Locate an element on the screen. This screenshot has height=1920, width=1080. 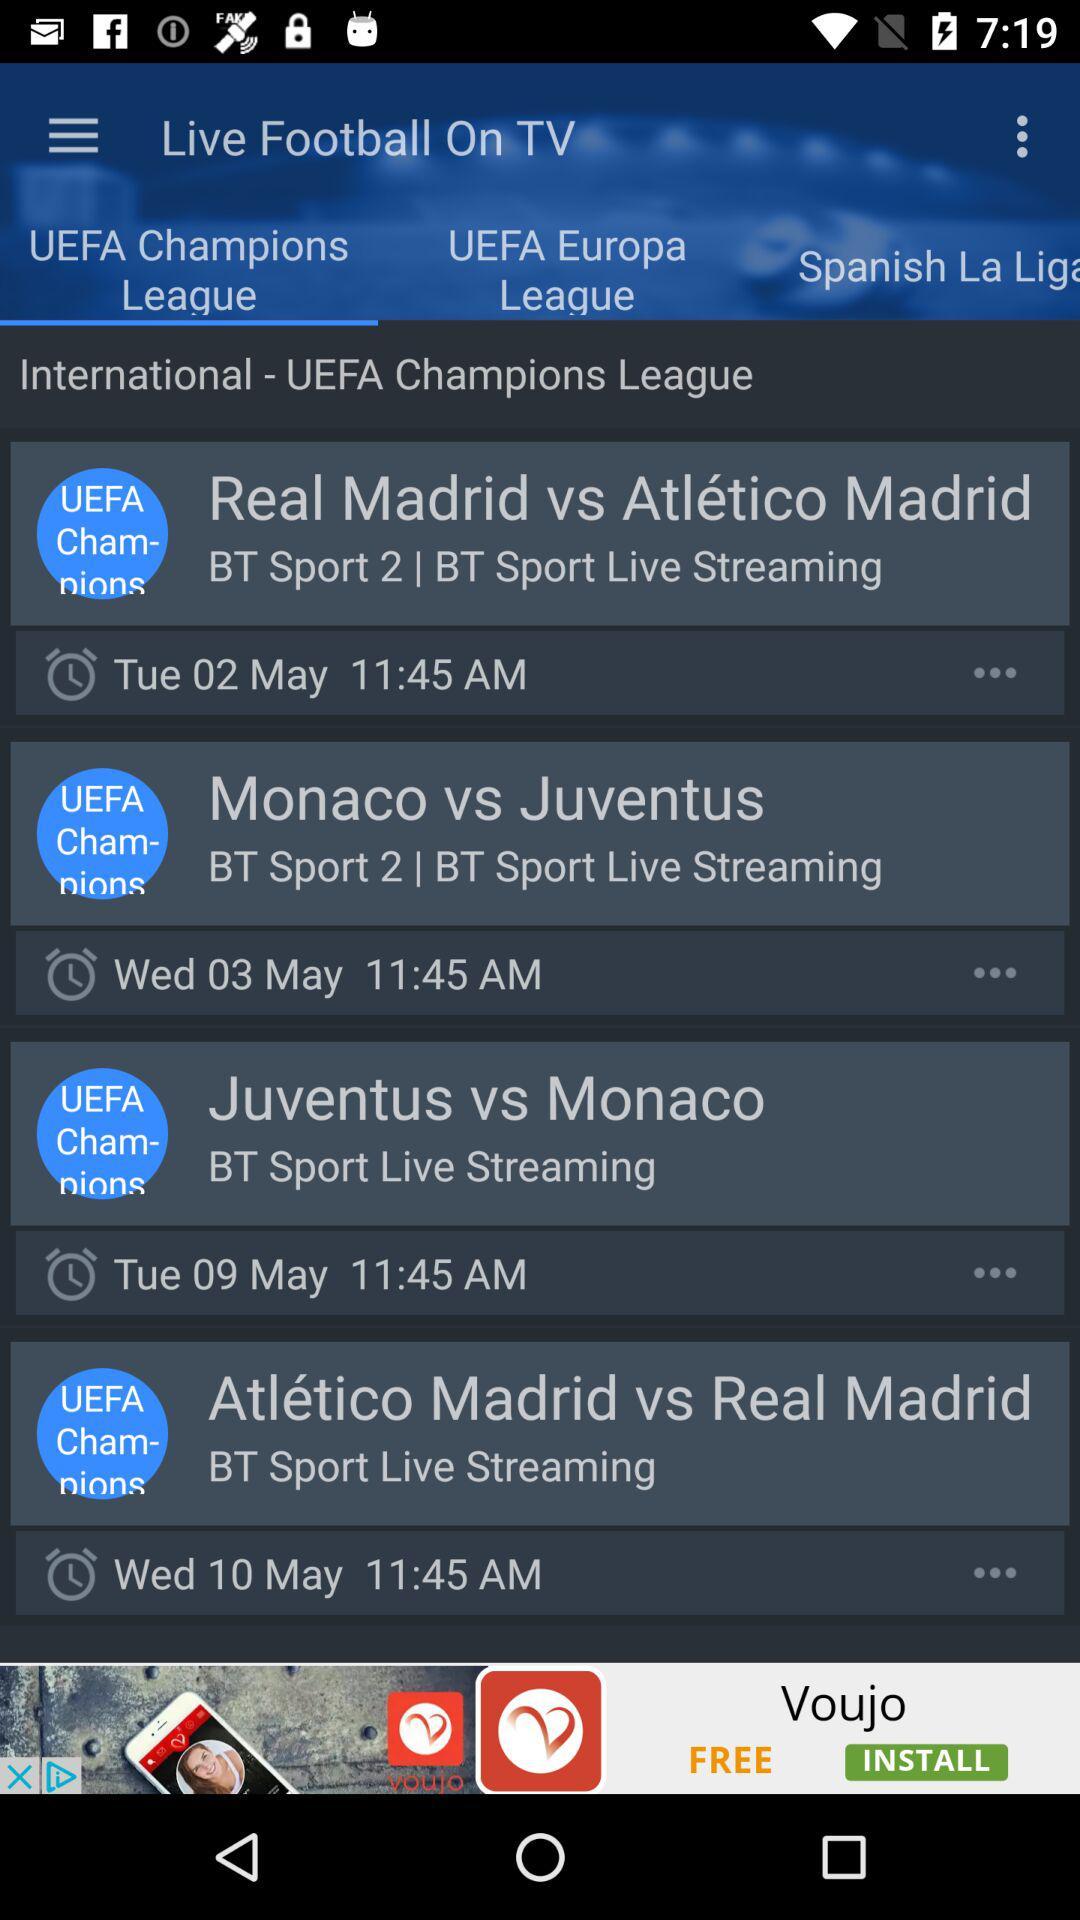
three dot menu is located at coordinates (995, 972).